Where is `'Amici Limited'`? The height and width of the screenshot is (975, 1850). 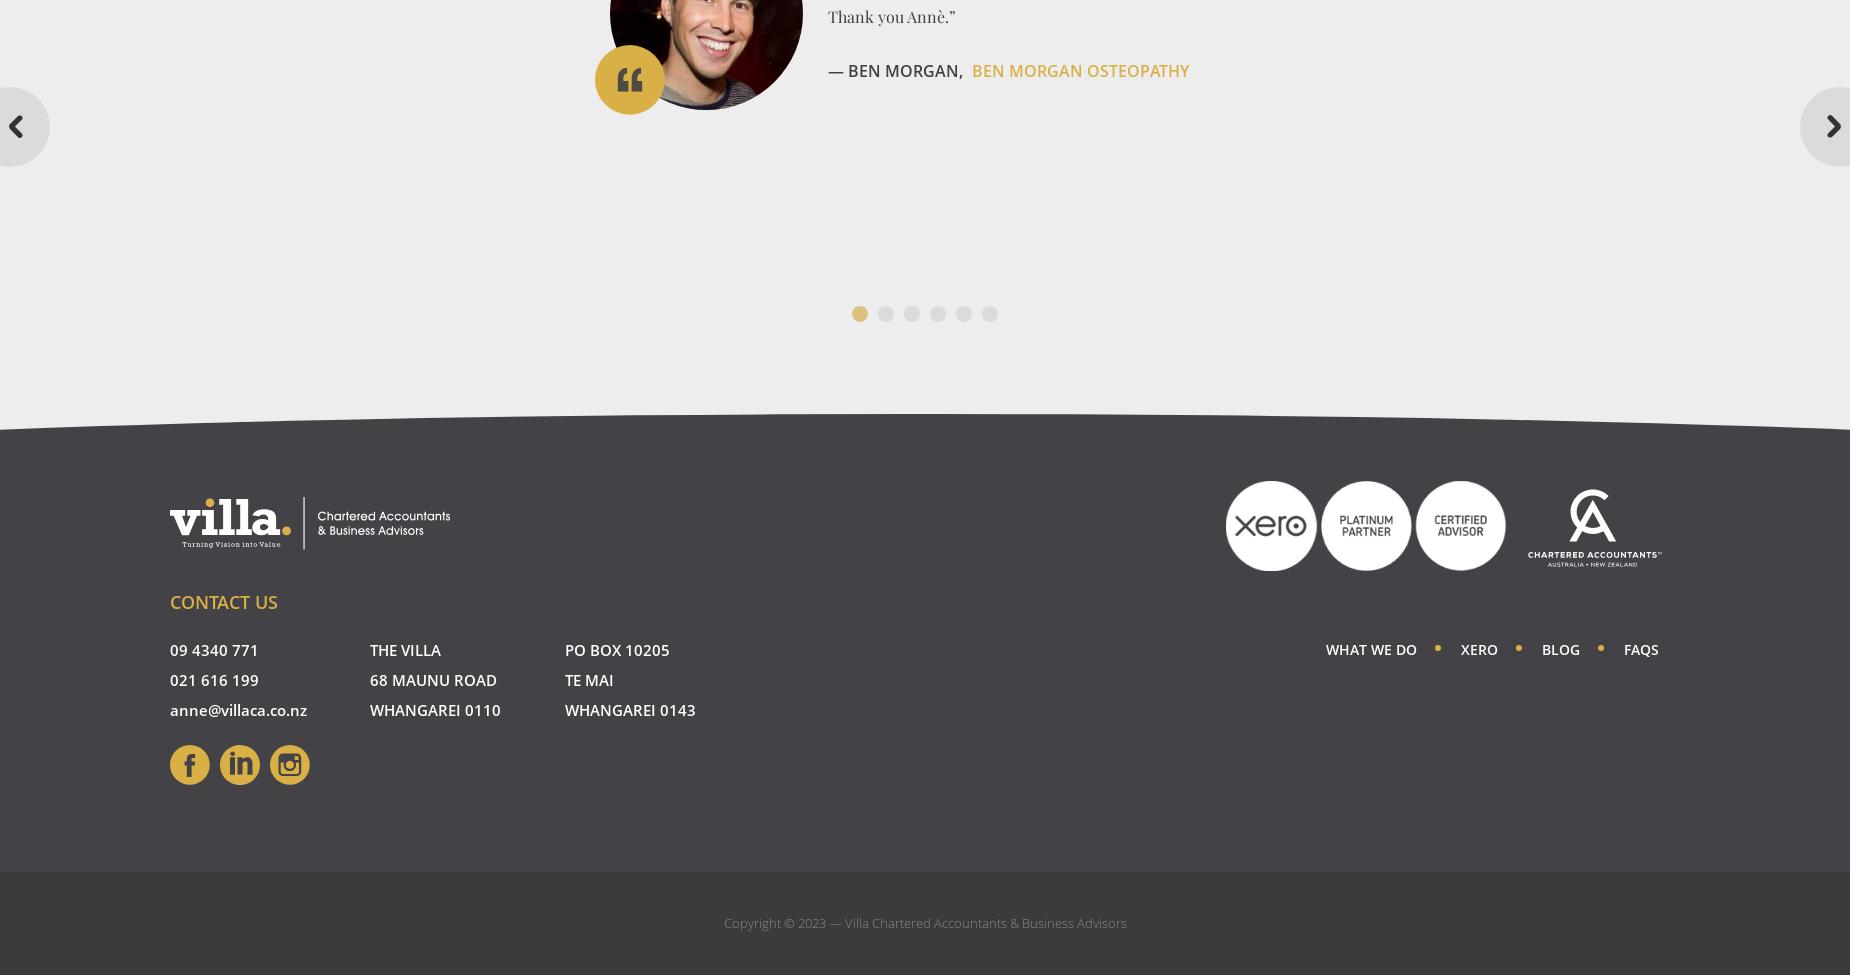 'Amici Limited' is located at coordinates (998, 185).